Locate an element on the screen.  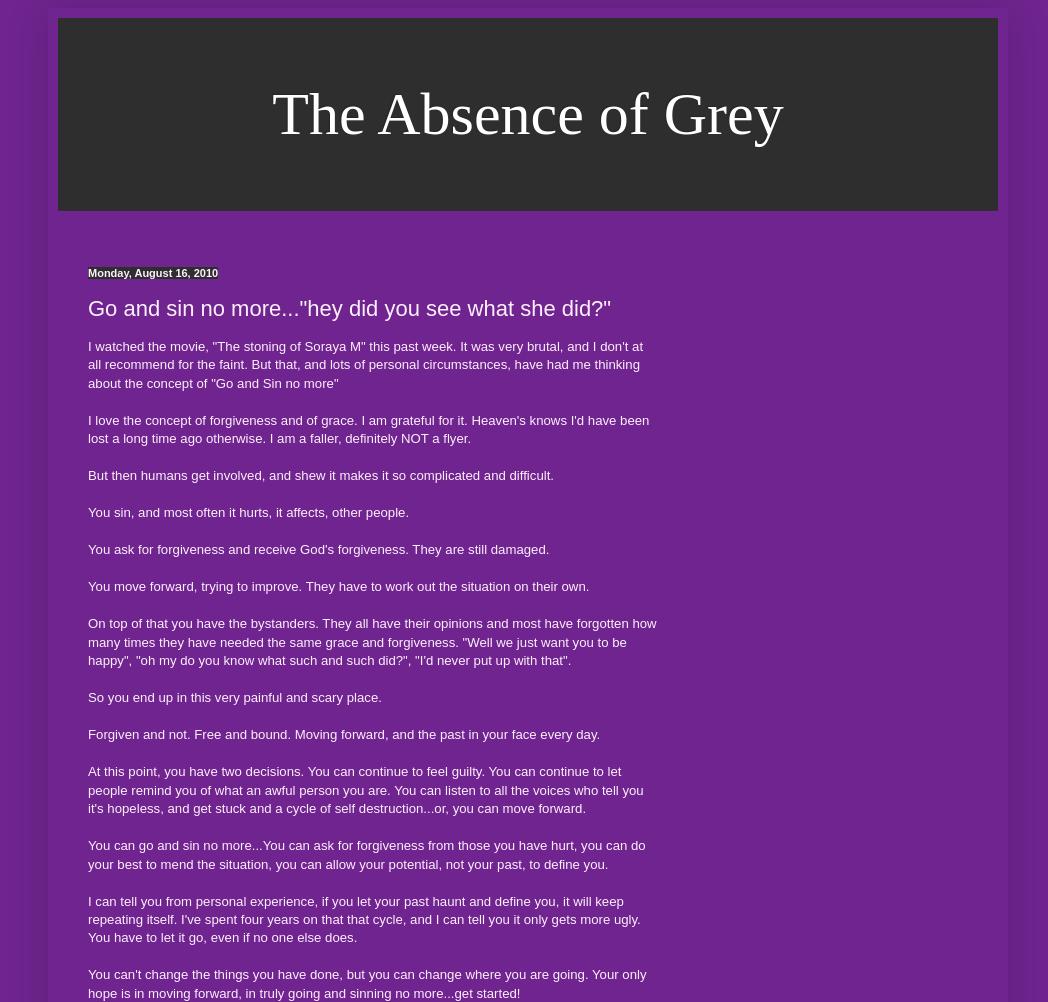
'I watched the movie, "The stoning of Soraya M" this past week. It was very brutal, and I don't at all recommend for the faint. But that, and lots of personal circumstances, have had me thinking about the concept of "Go and Sin no more"' is located at coordinates (364, 364).